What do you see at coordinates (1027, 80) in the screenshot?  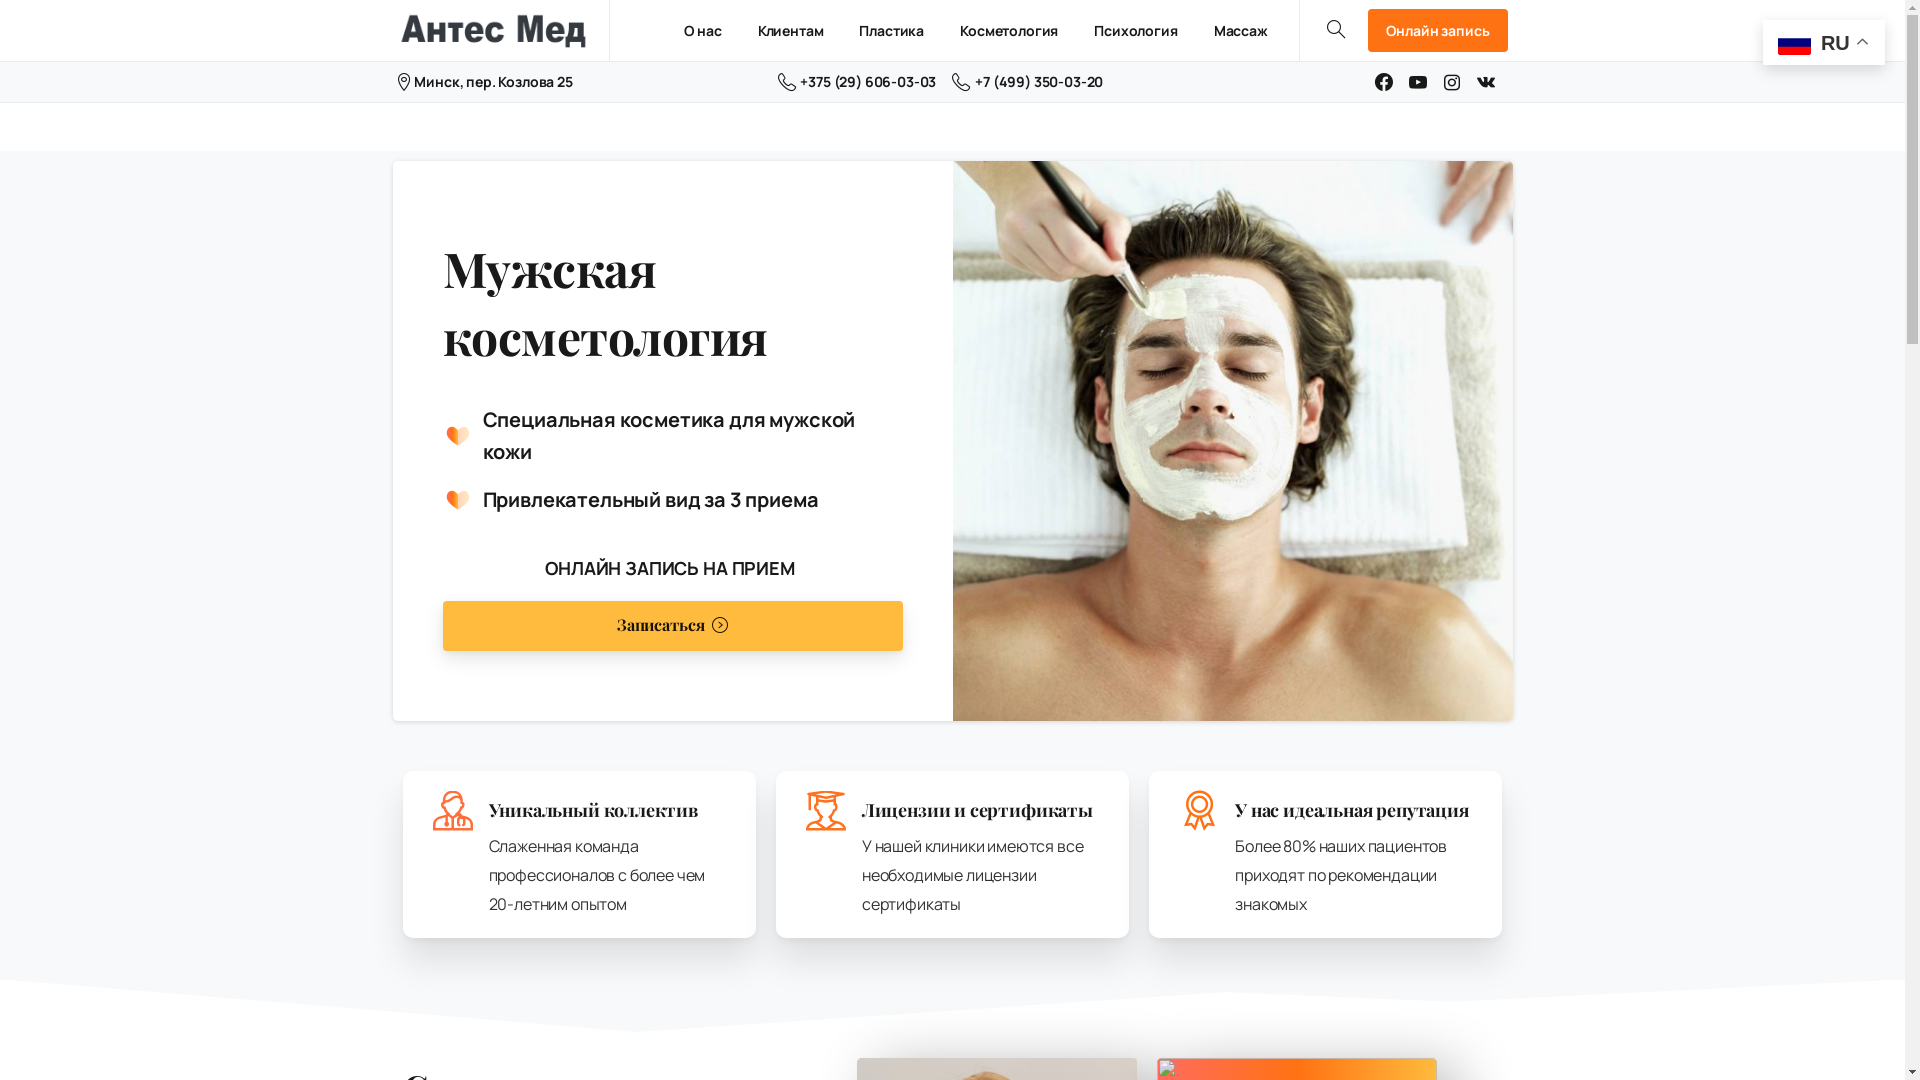 I see `'+7 (499) 350-03-20'` at bounding box center [1027, 80].